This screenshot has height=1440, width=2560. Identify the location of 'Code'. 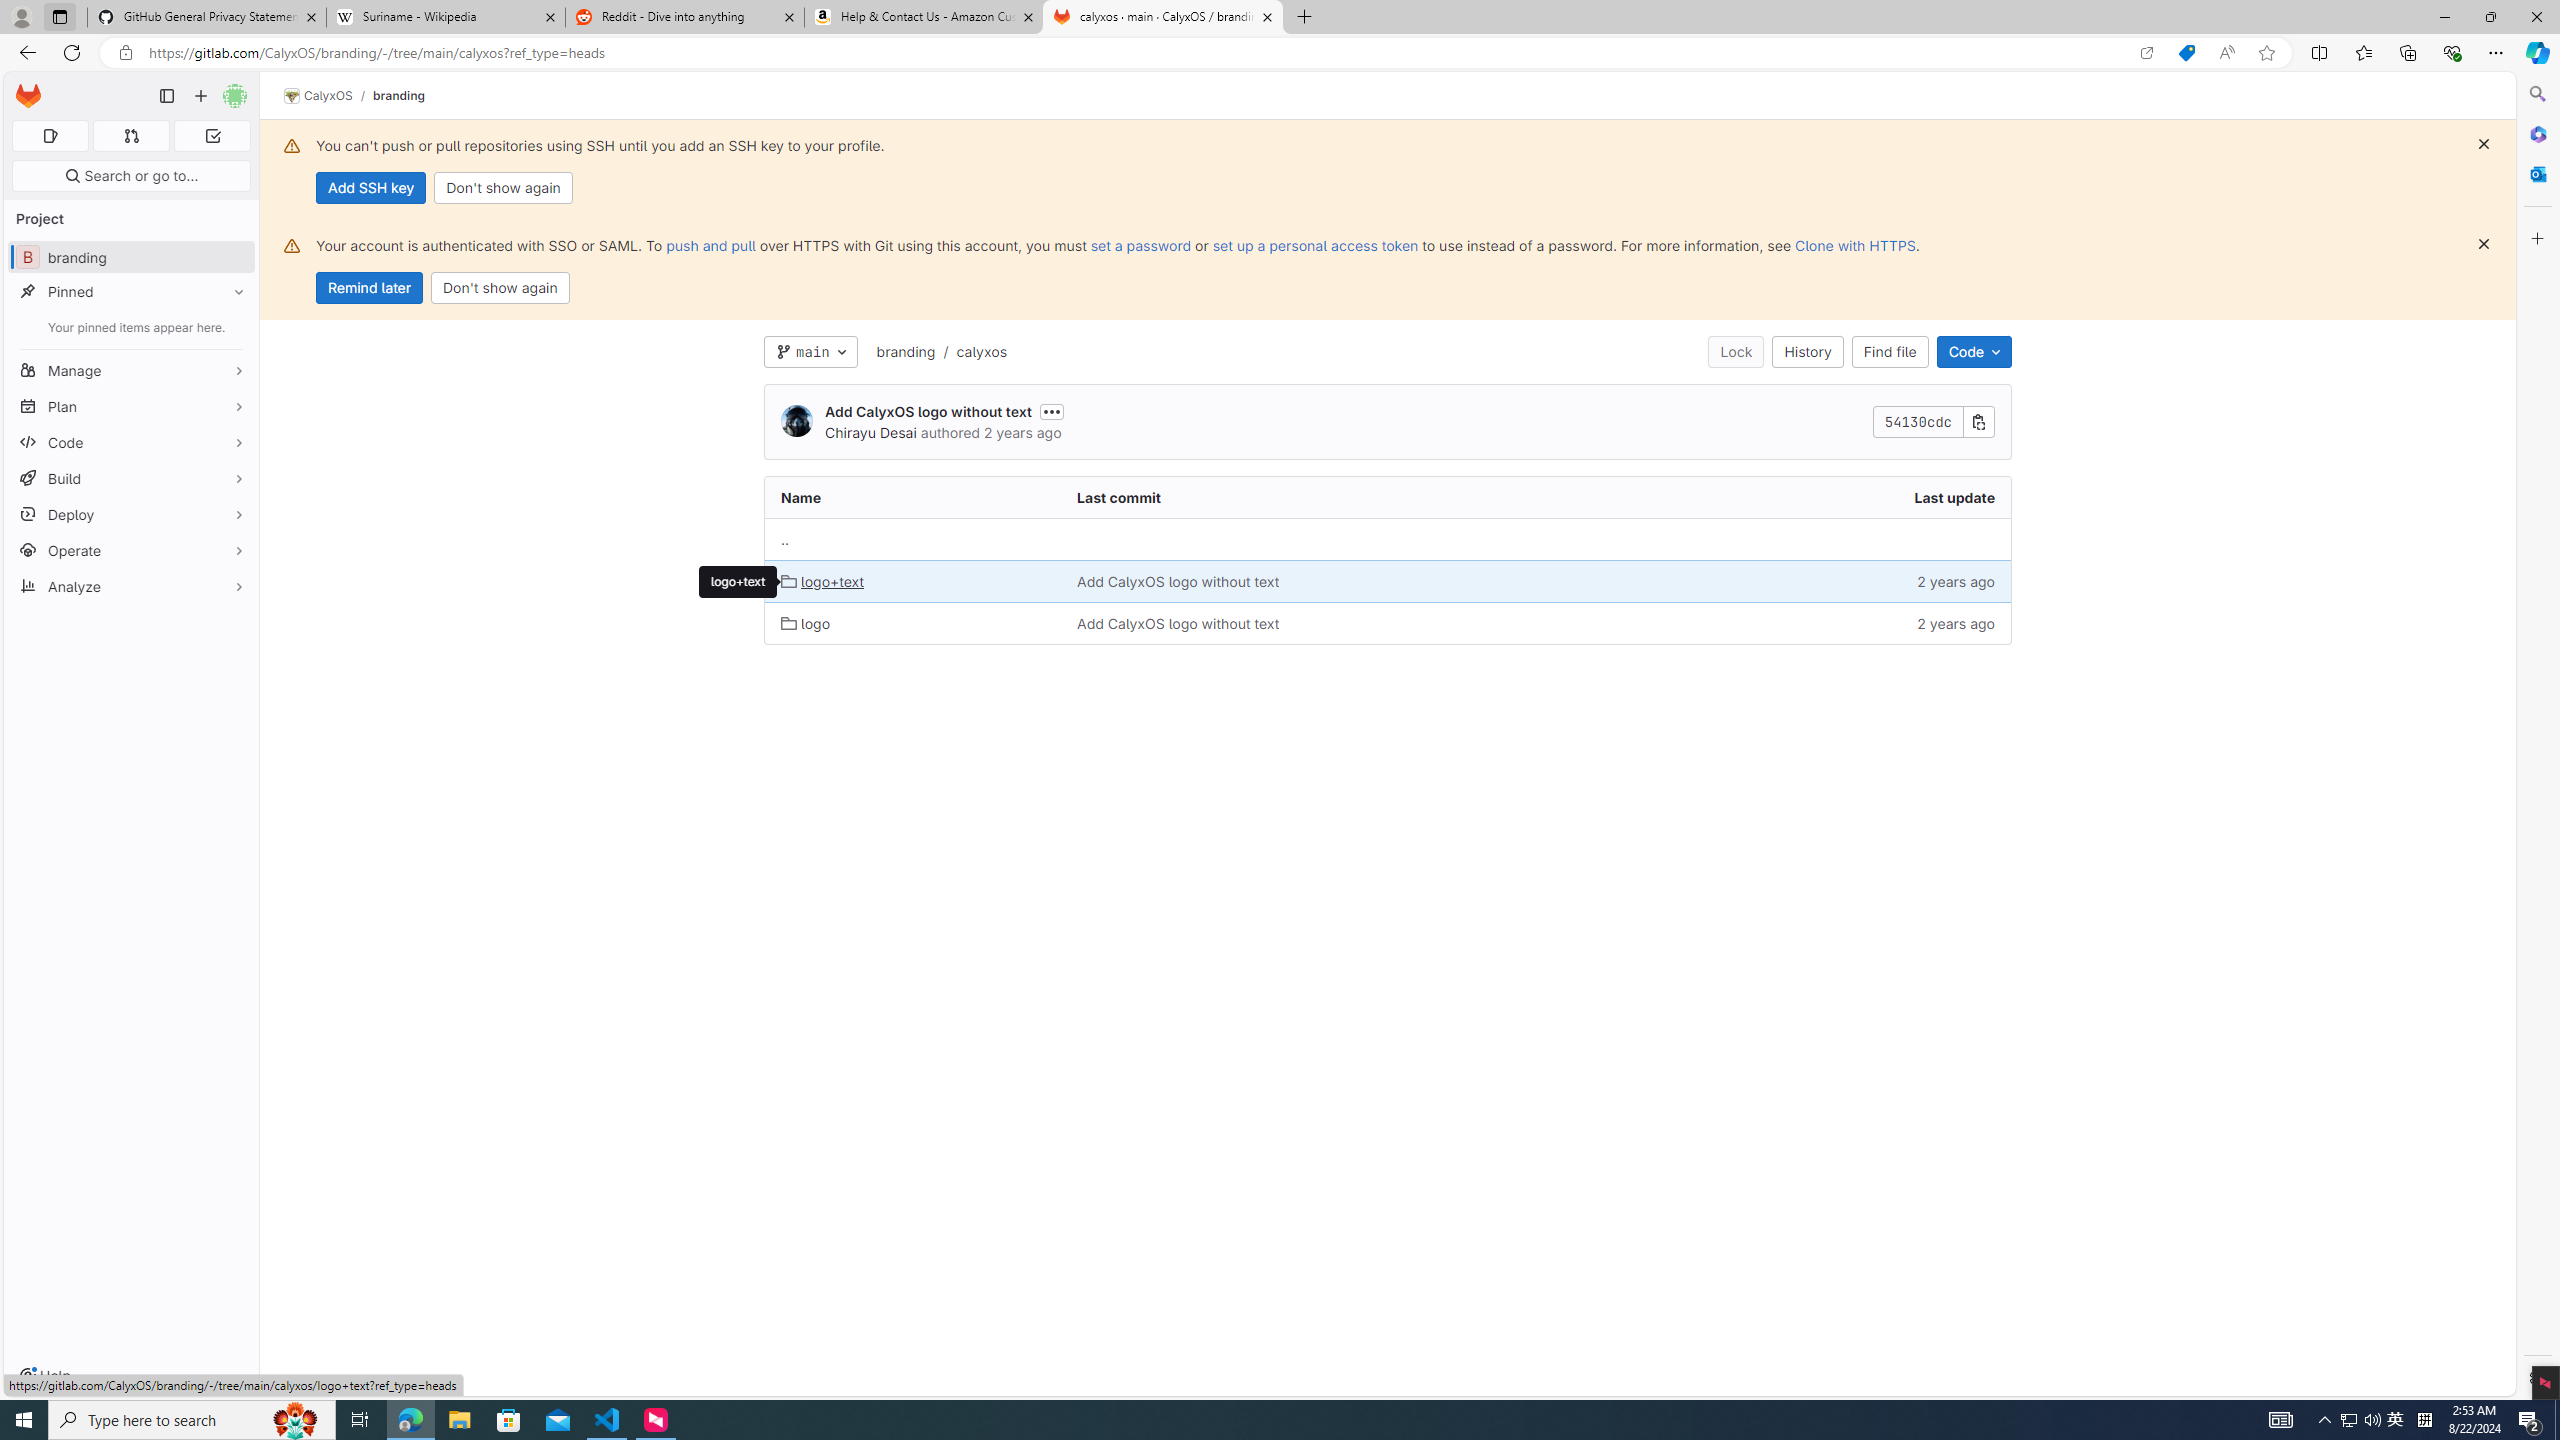
(1972, 352).